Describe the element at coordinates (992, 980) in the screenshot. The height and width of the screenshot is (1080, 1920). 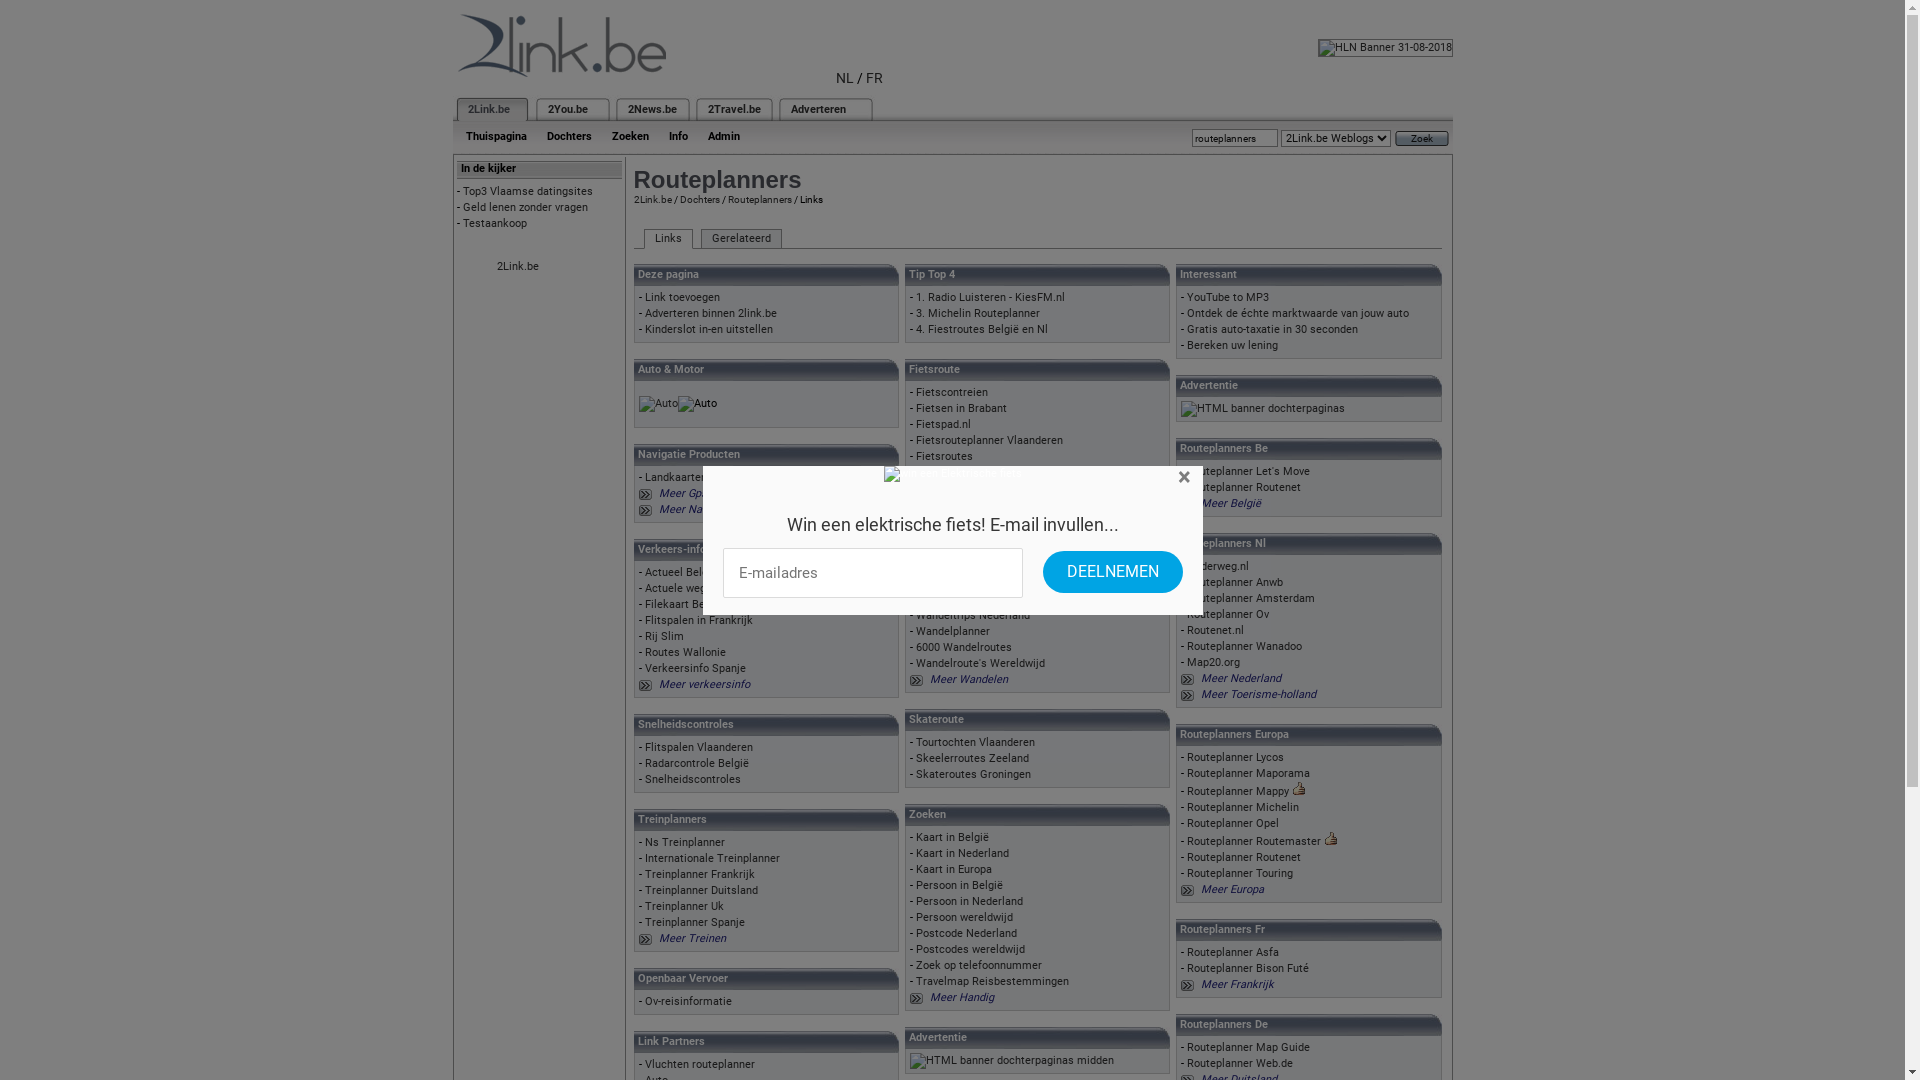
I see `'Travelmap Reisbestemmingen'` at that location.